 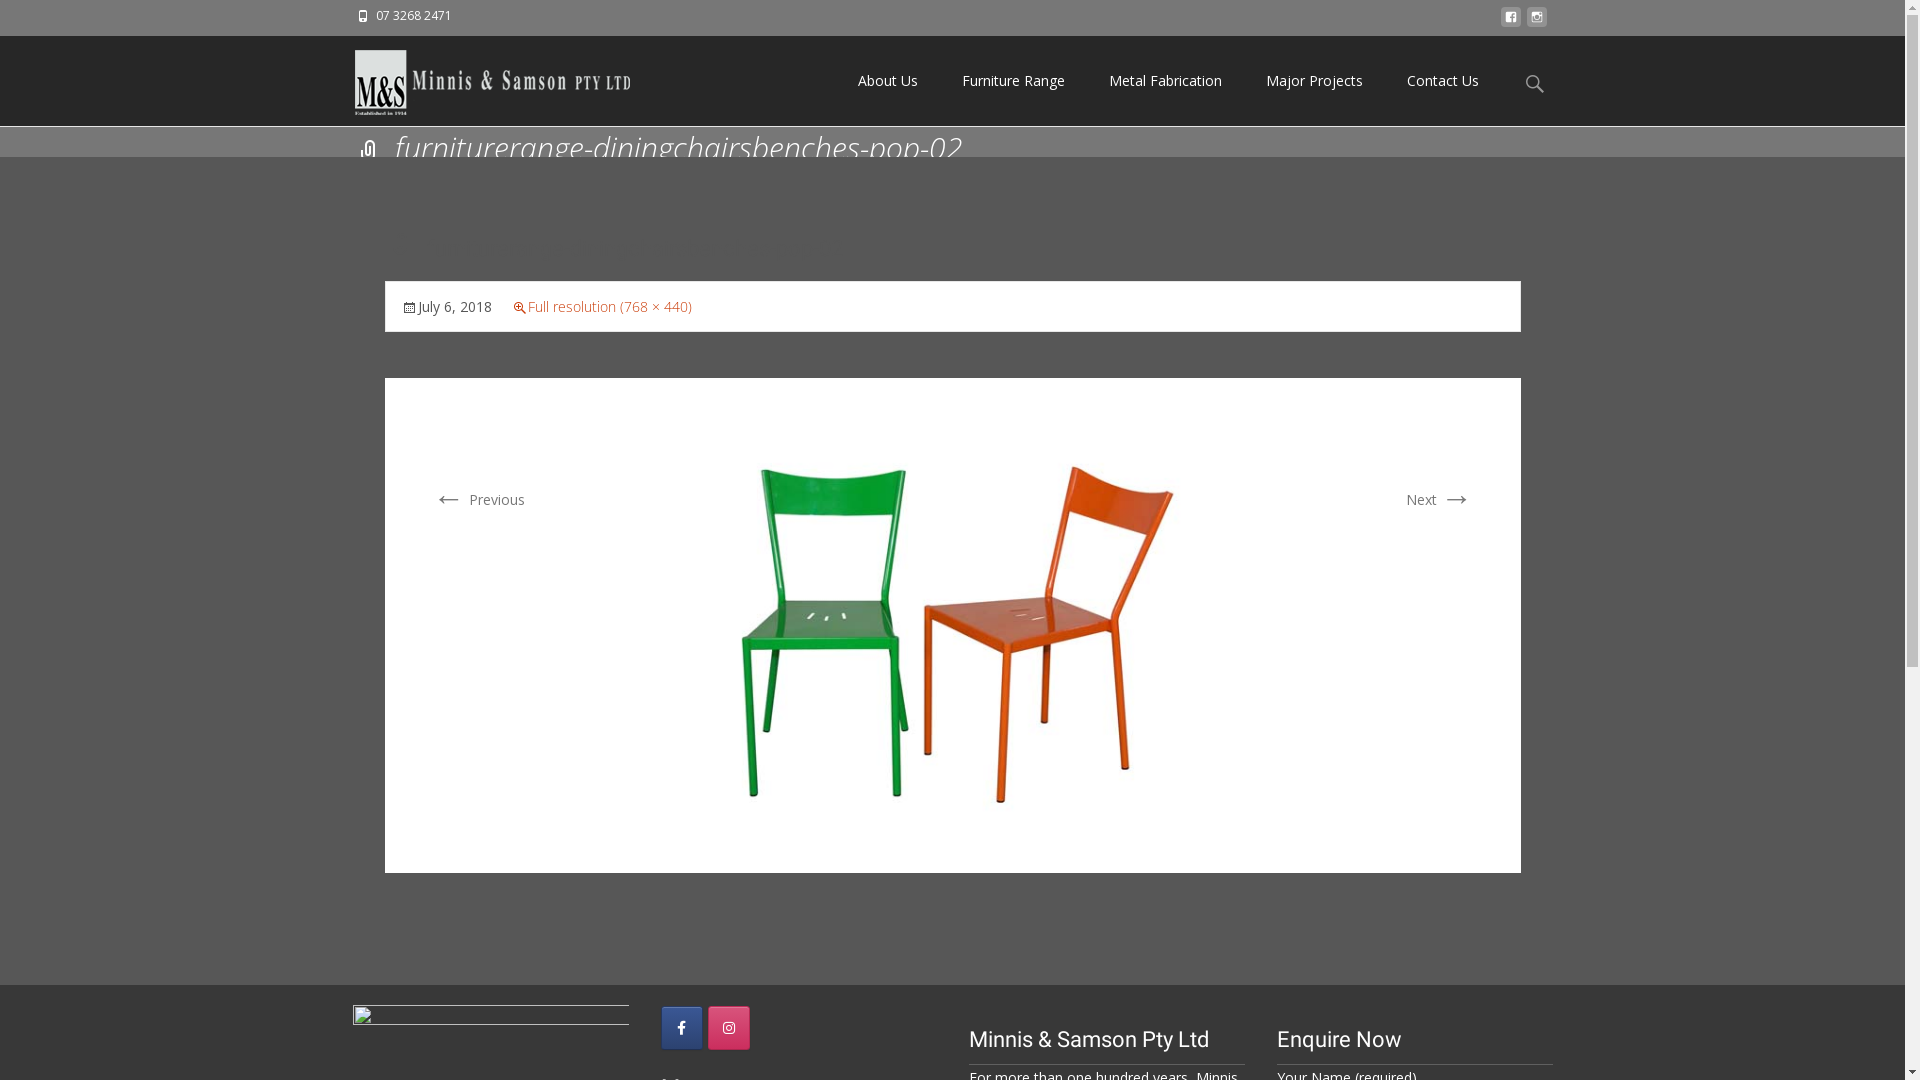 I want to click on 'About Us', so click(x=887, y=80).